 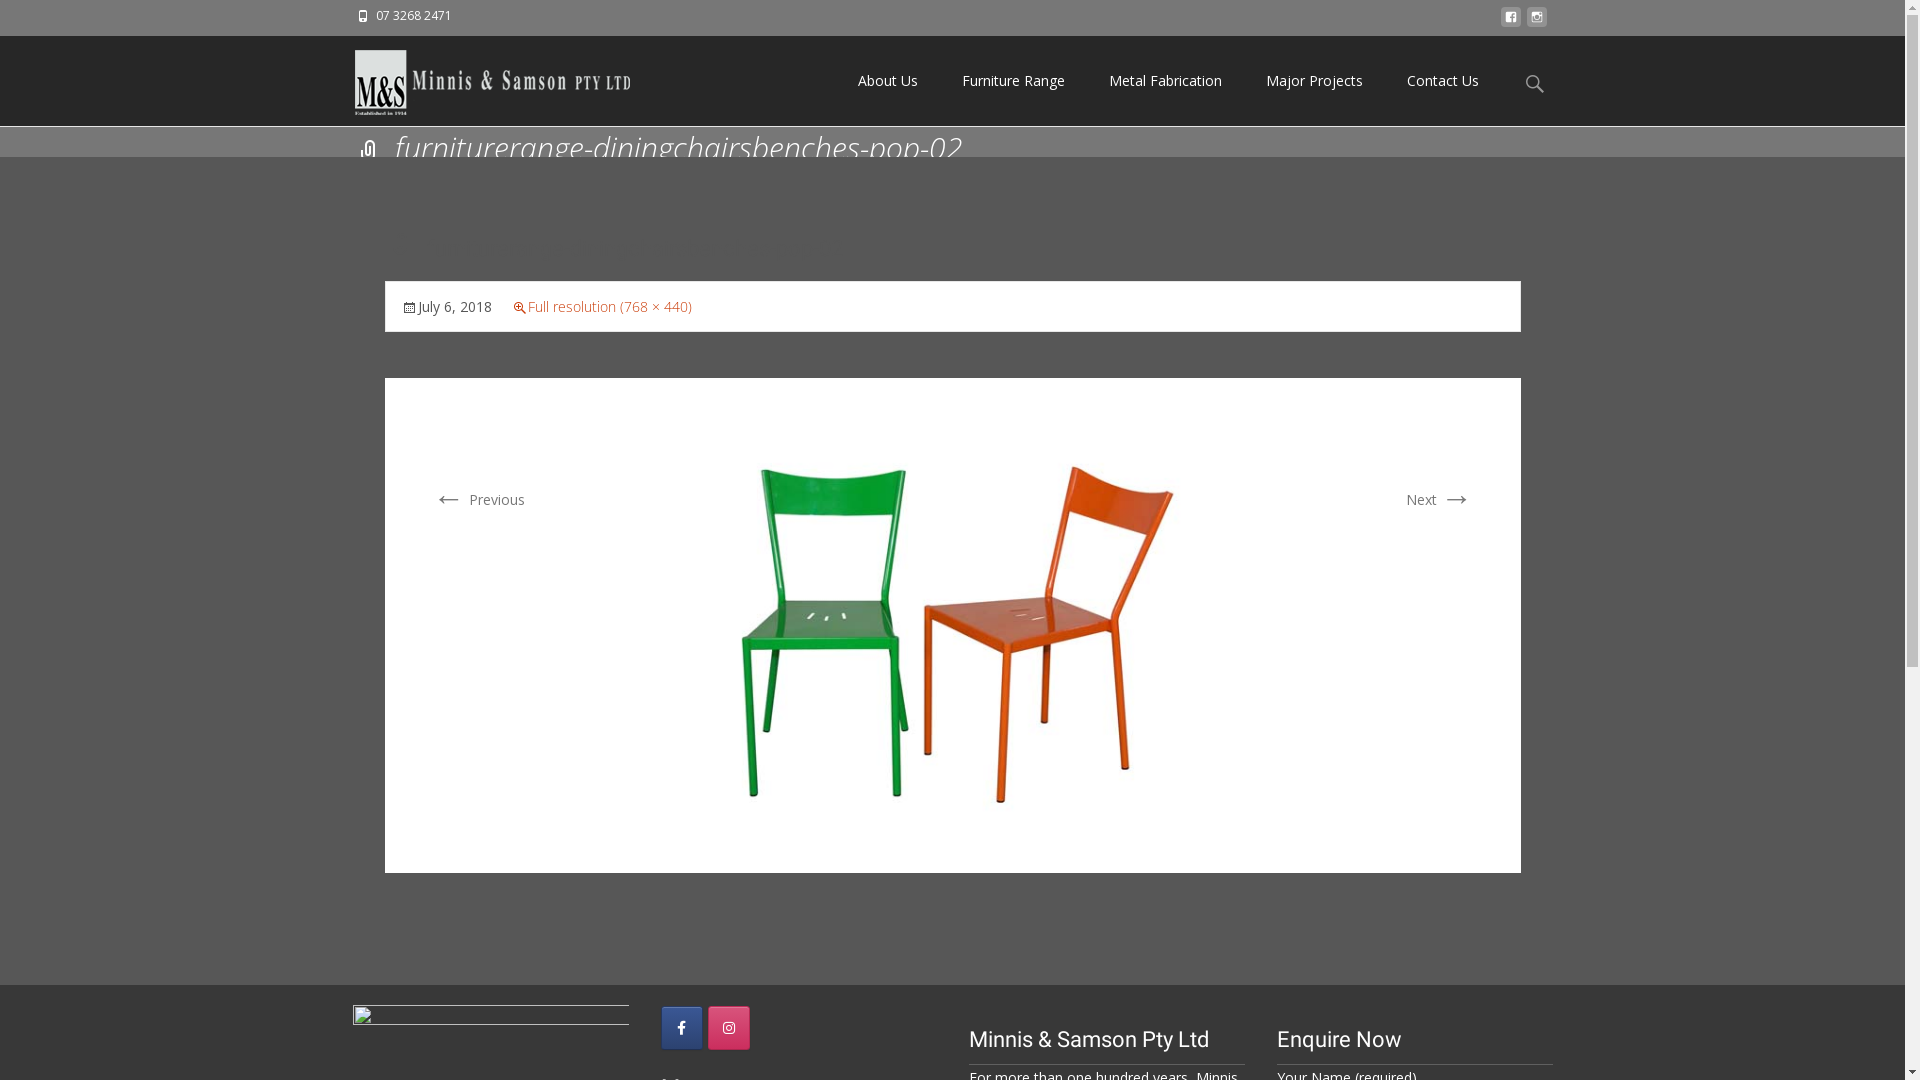 I want to click on 'About Us', so click(x=887, y=80).